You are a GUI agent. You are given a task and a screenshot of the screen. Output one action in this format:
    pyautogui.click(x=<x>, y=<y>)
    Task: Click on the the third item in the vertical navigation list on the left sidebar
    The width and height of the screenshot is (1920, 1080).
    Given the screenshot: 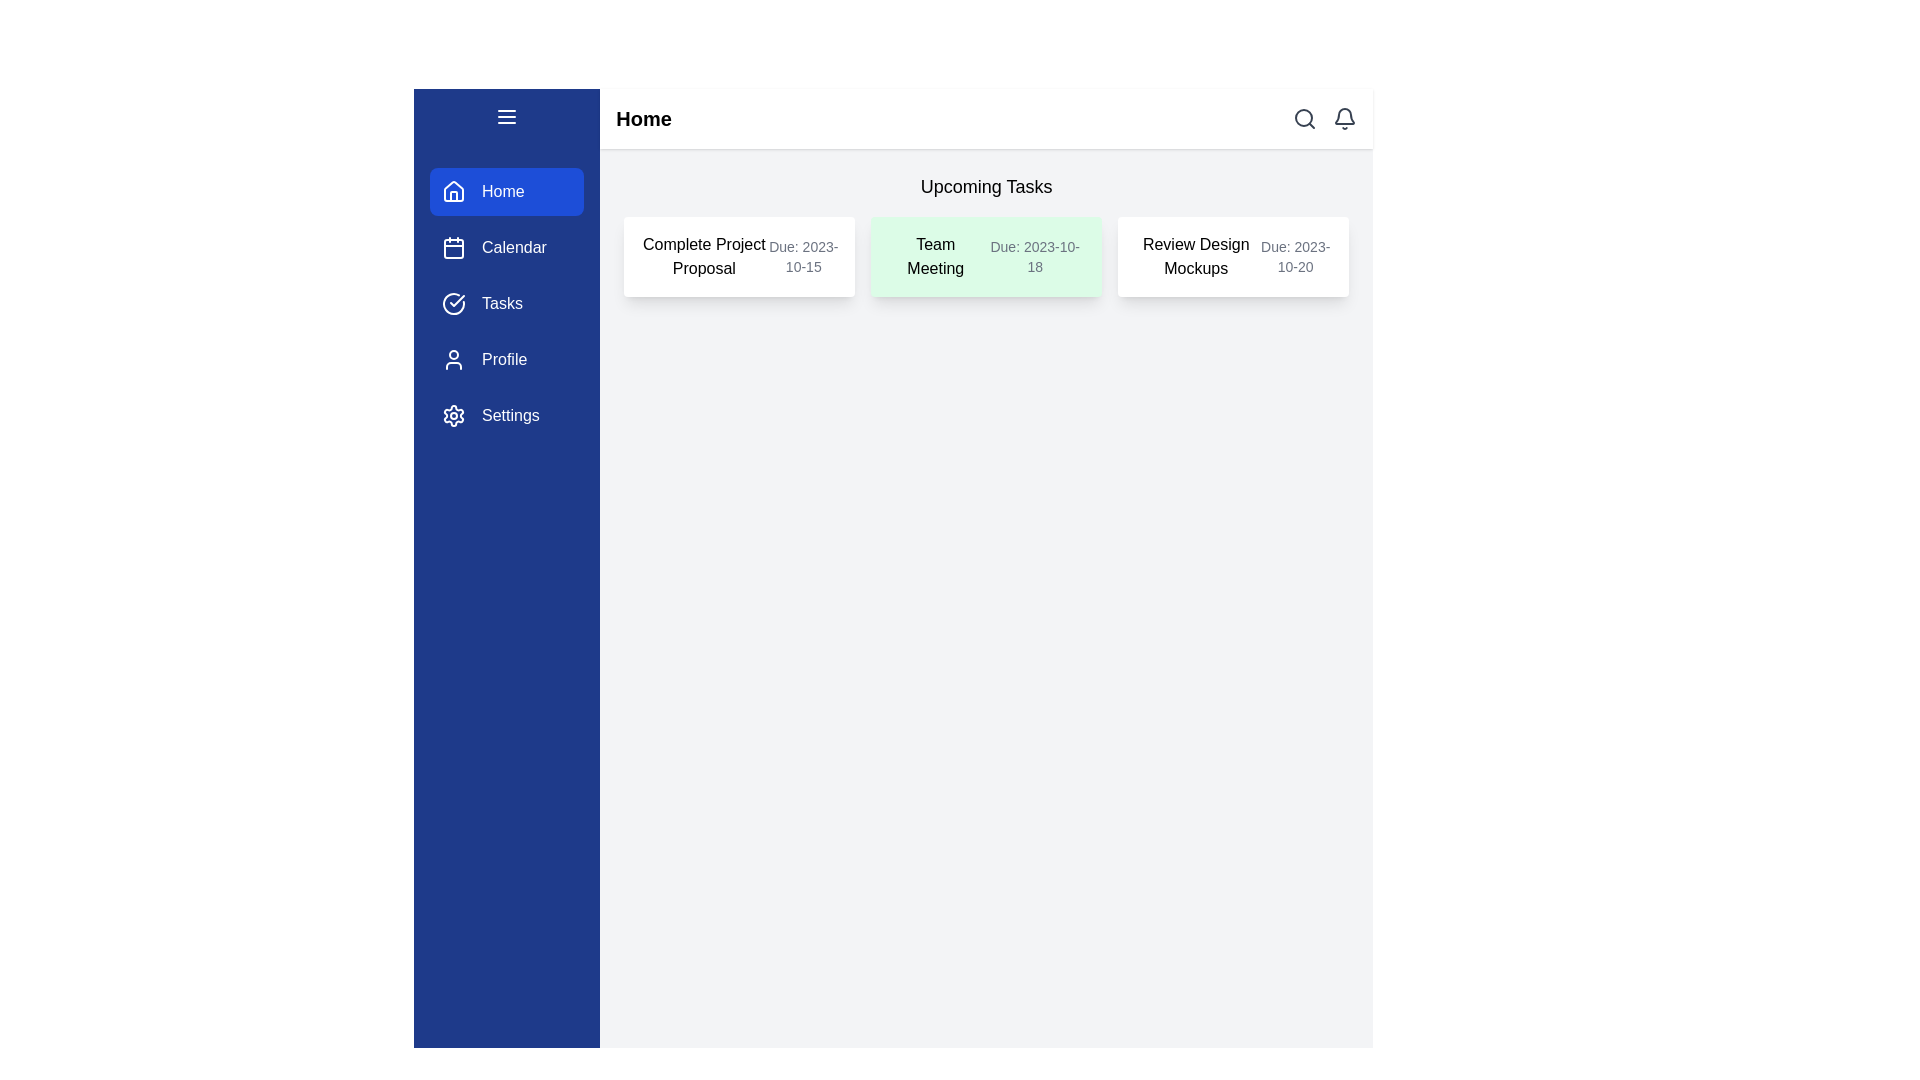 What is the action you would take?
    pyautogui.click(x=507, y=304)
    